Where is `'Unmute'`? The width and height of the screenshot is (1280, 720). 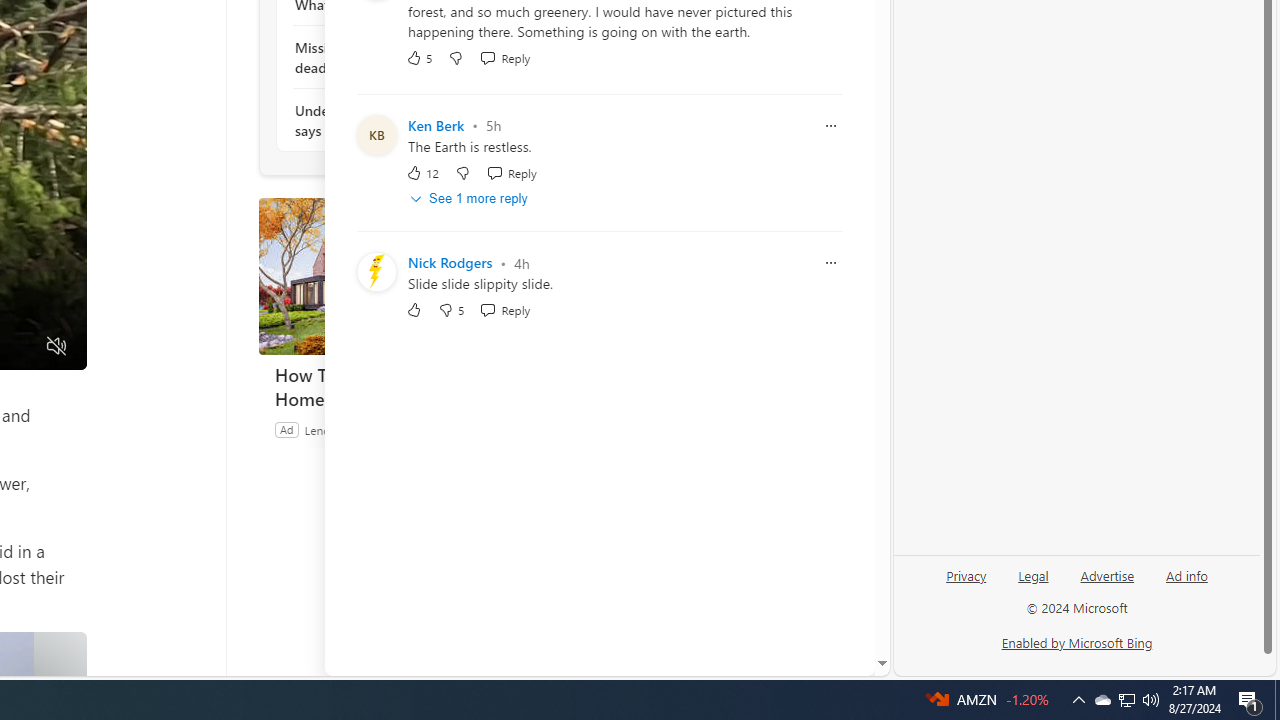 'Unmute' is located at coordinates (56, 346).